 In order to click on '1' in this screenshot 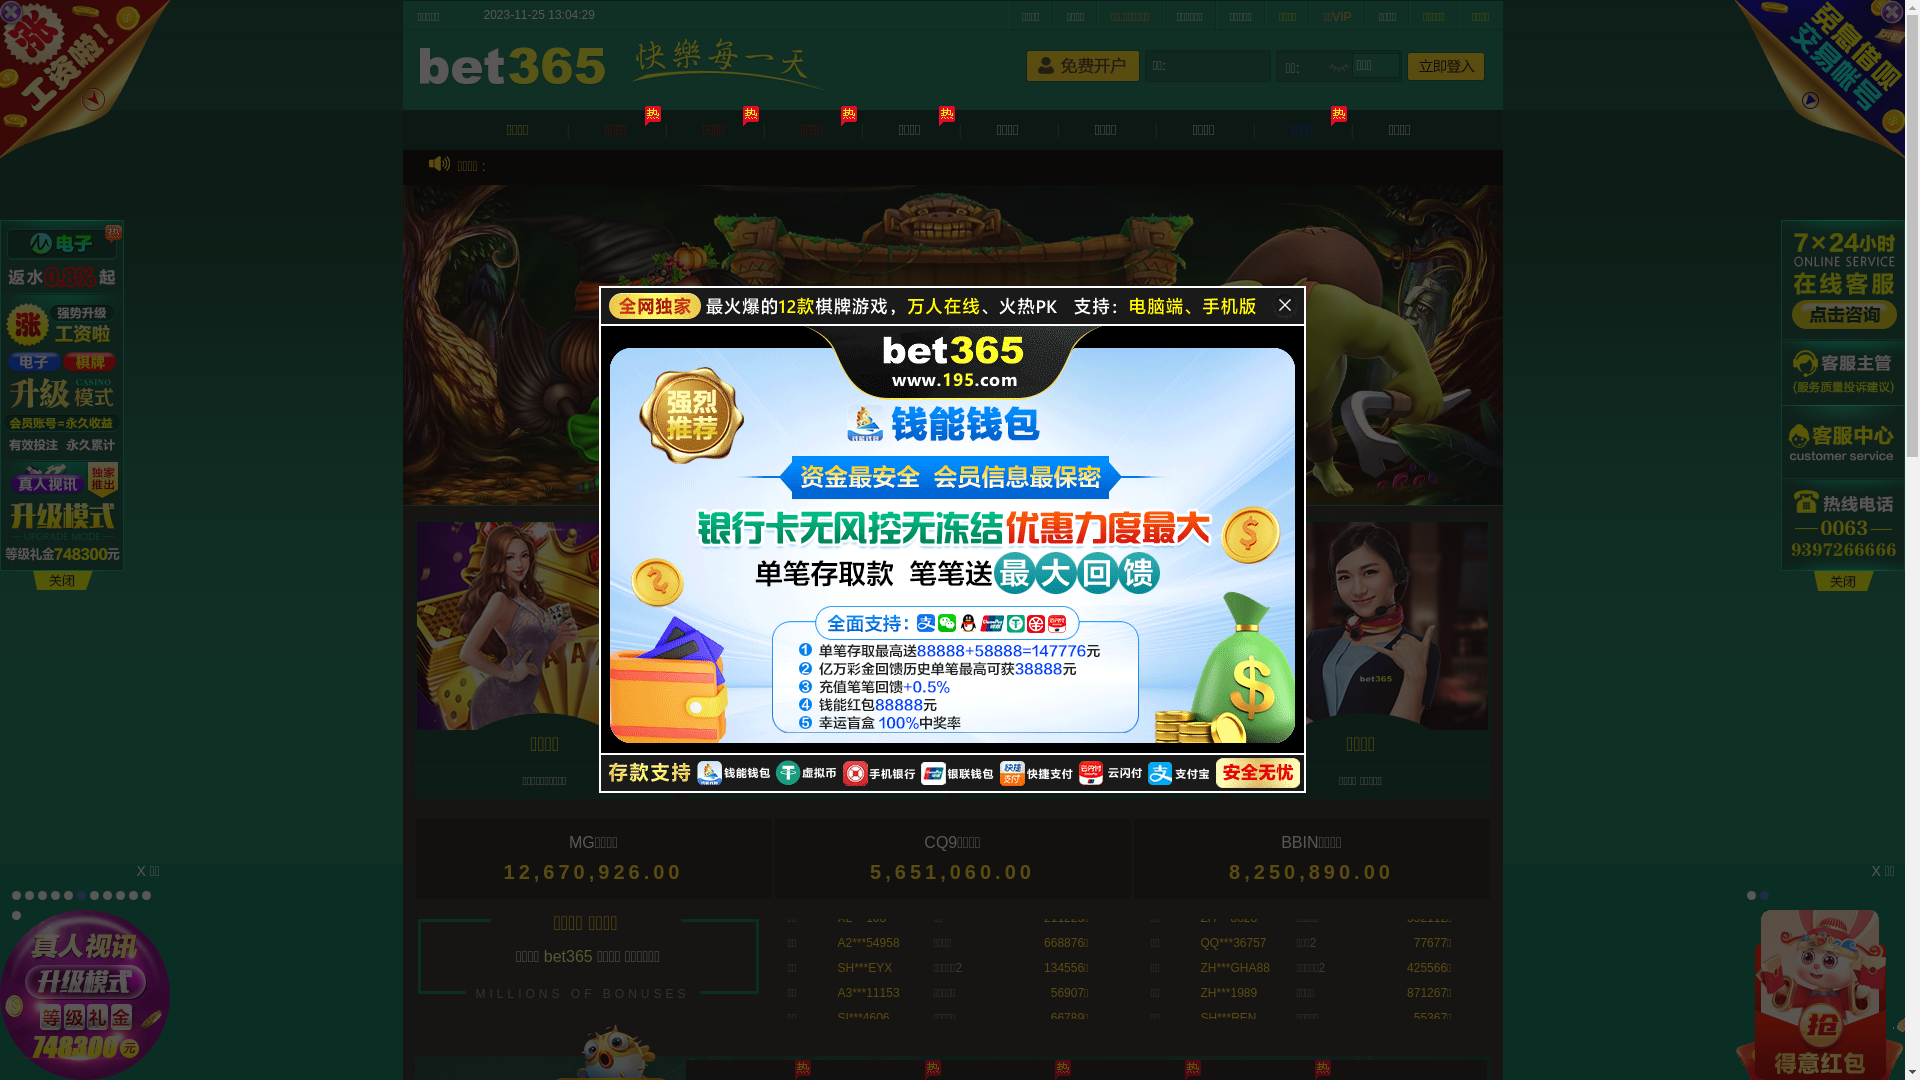, I will do `click(1750, 894)`.